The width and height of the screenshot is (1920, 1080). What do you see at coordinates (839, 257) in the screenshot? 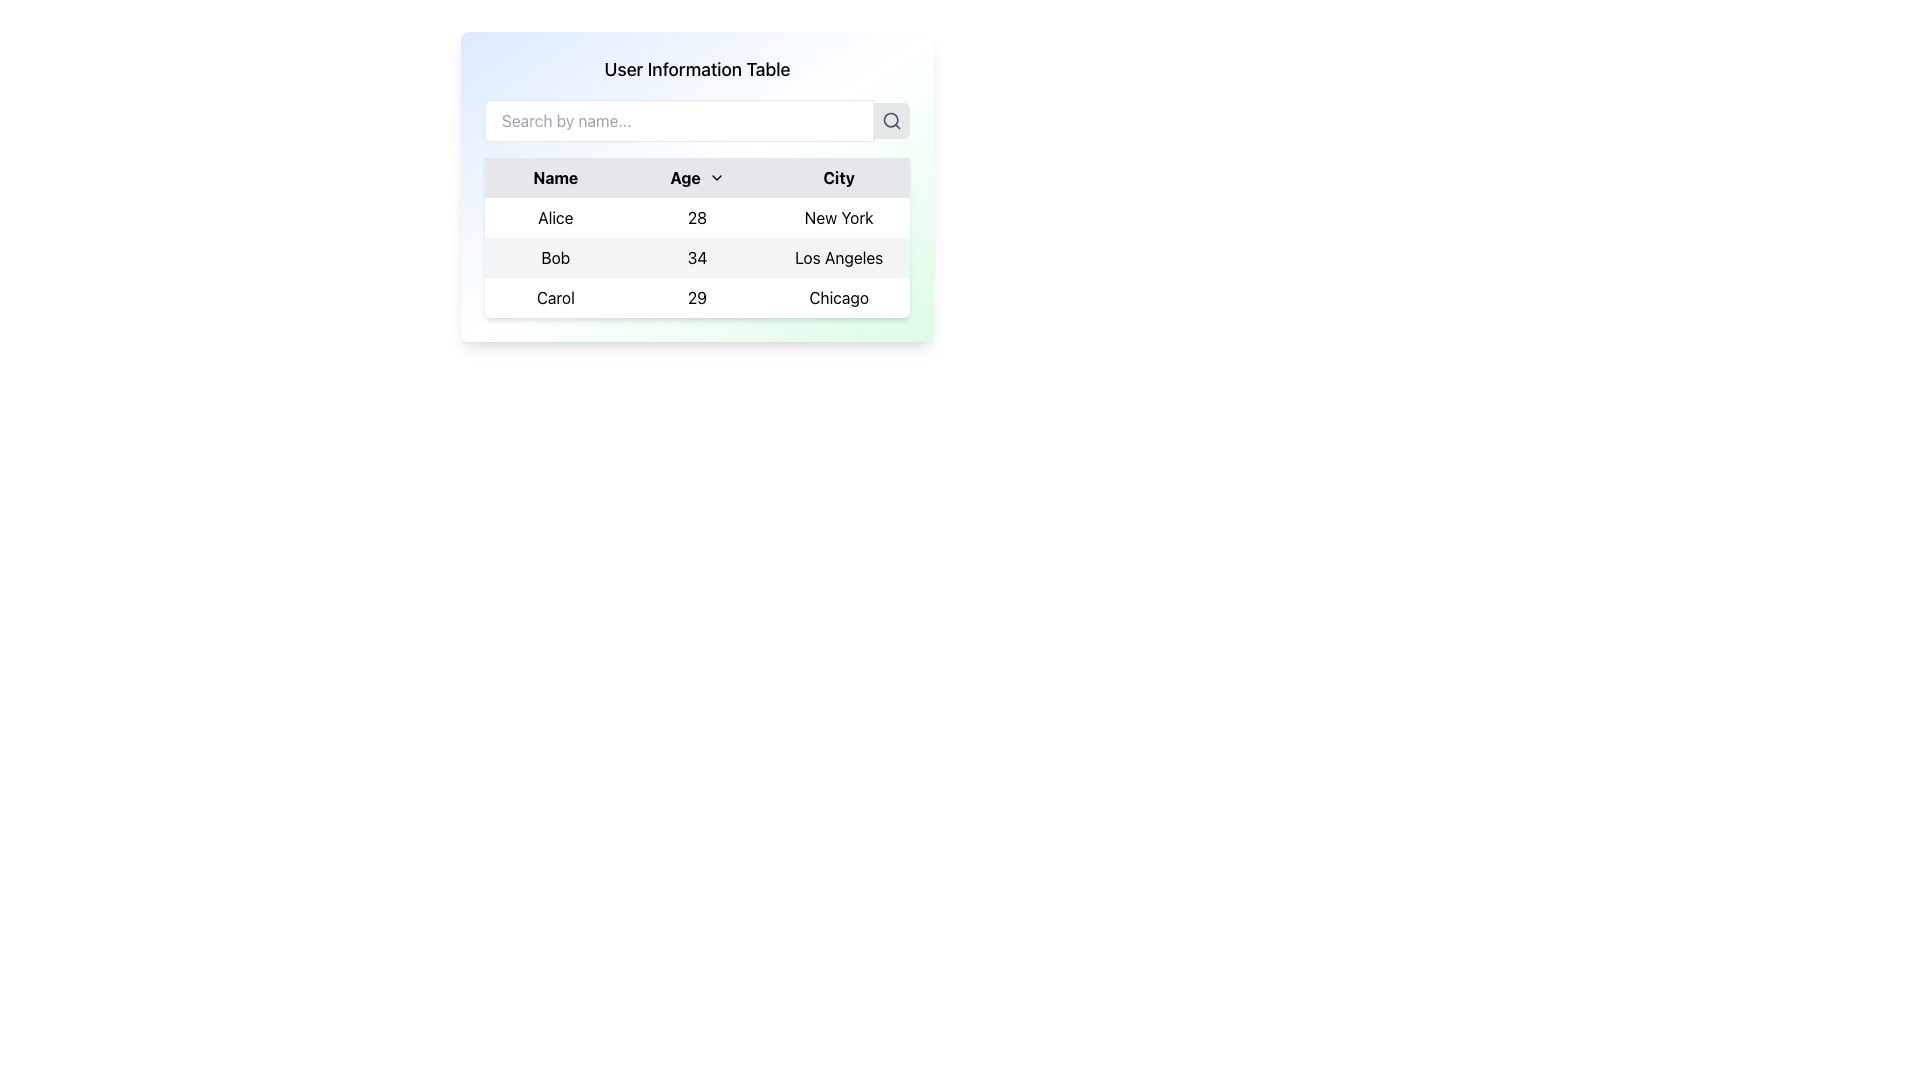
I see `the Table Cell displaying 'Los Angeles' for user 'Bob' in the second row and third column of the data table` at bounding box center [839, 257].